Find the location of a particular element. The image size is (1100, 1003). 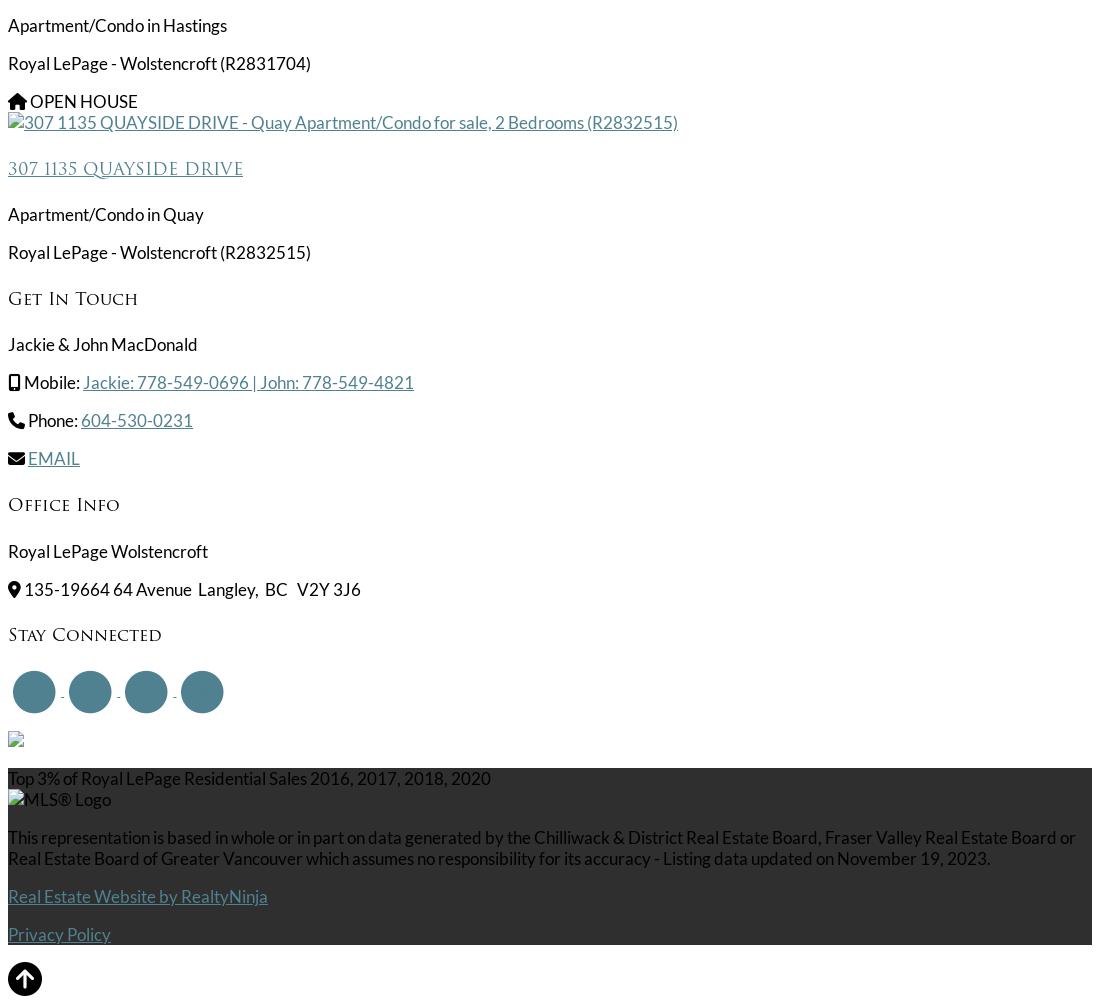

'Mobile:' is located at coordinates (51, 381).